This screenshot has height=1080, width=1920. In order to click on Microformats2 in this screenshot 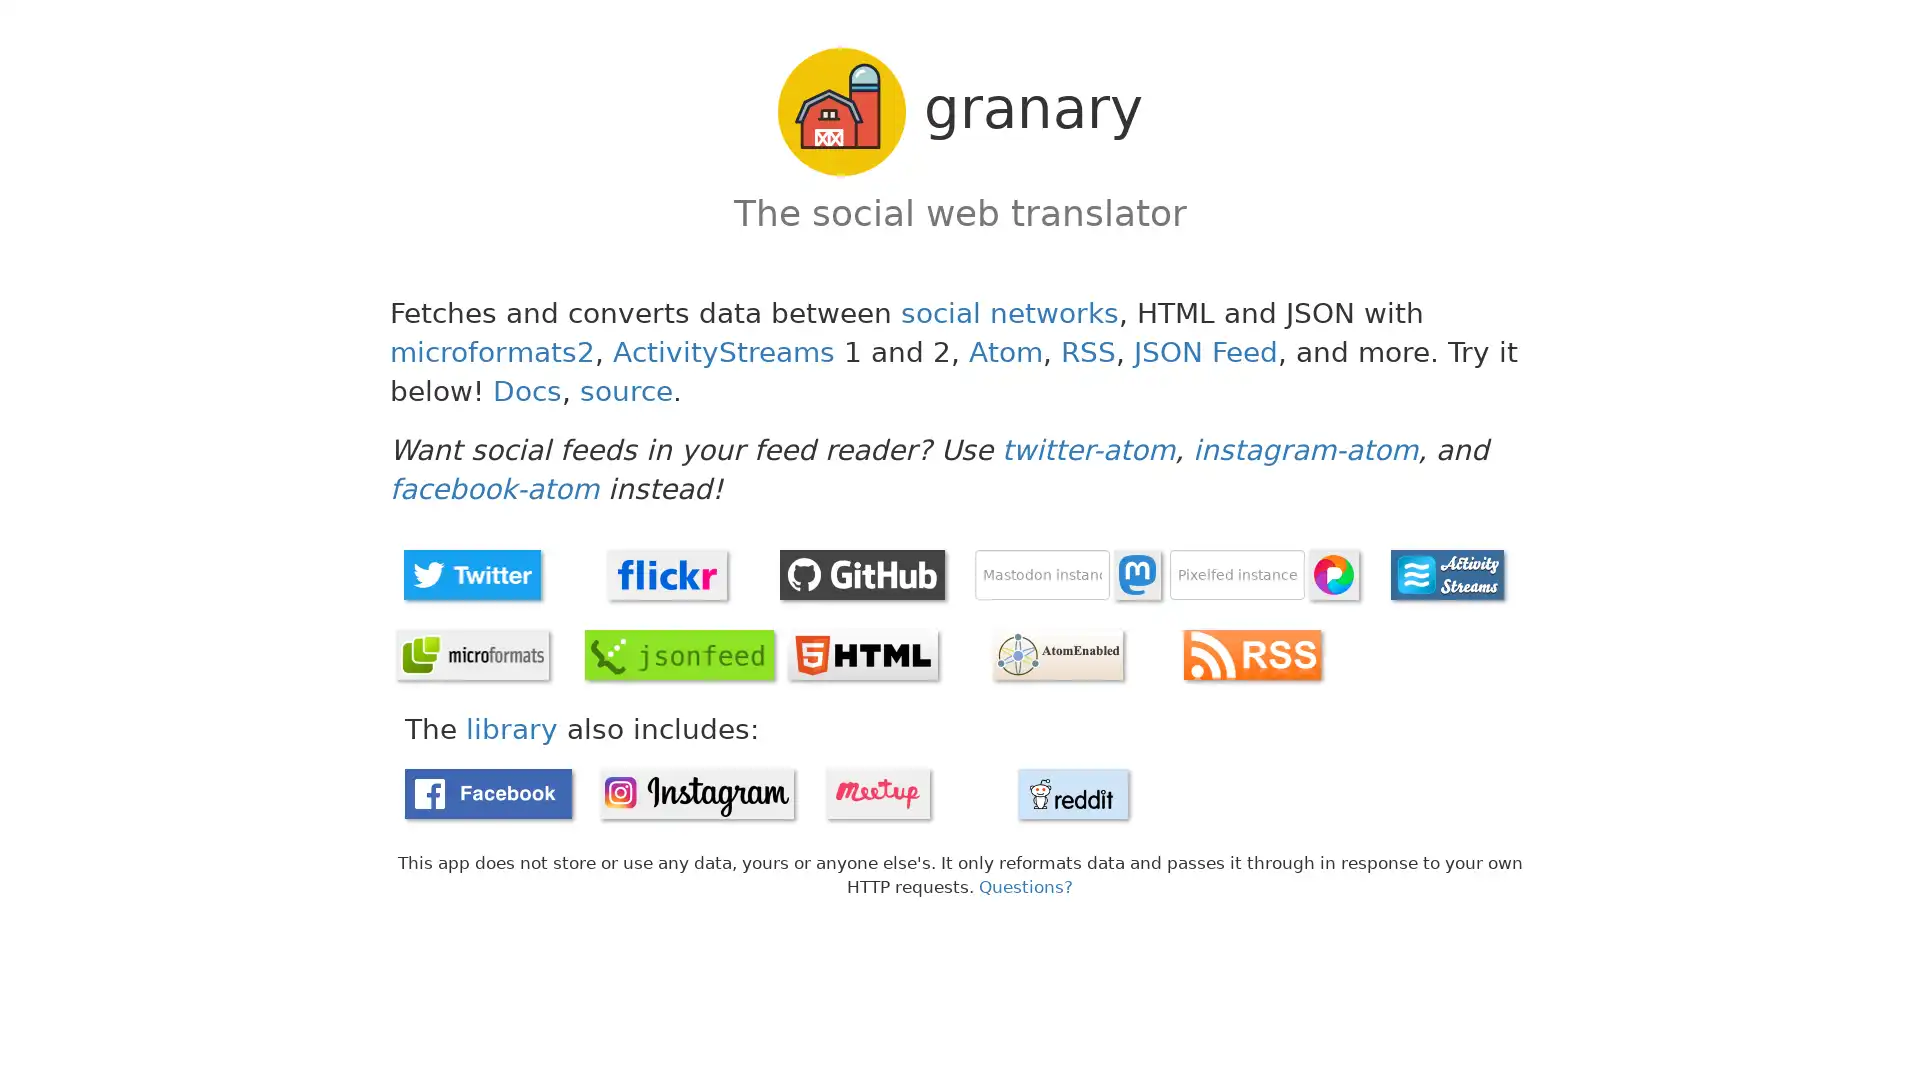, I will do `click(470, 654)`.